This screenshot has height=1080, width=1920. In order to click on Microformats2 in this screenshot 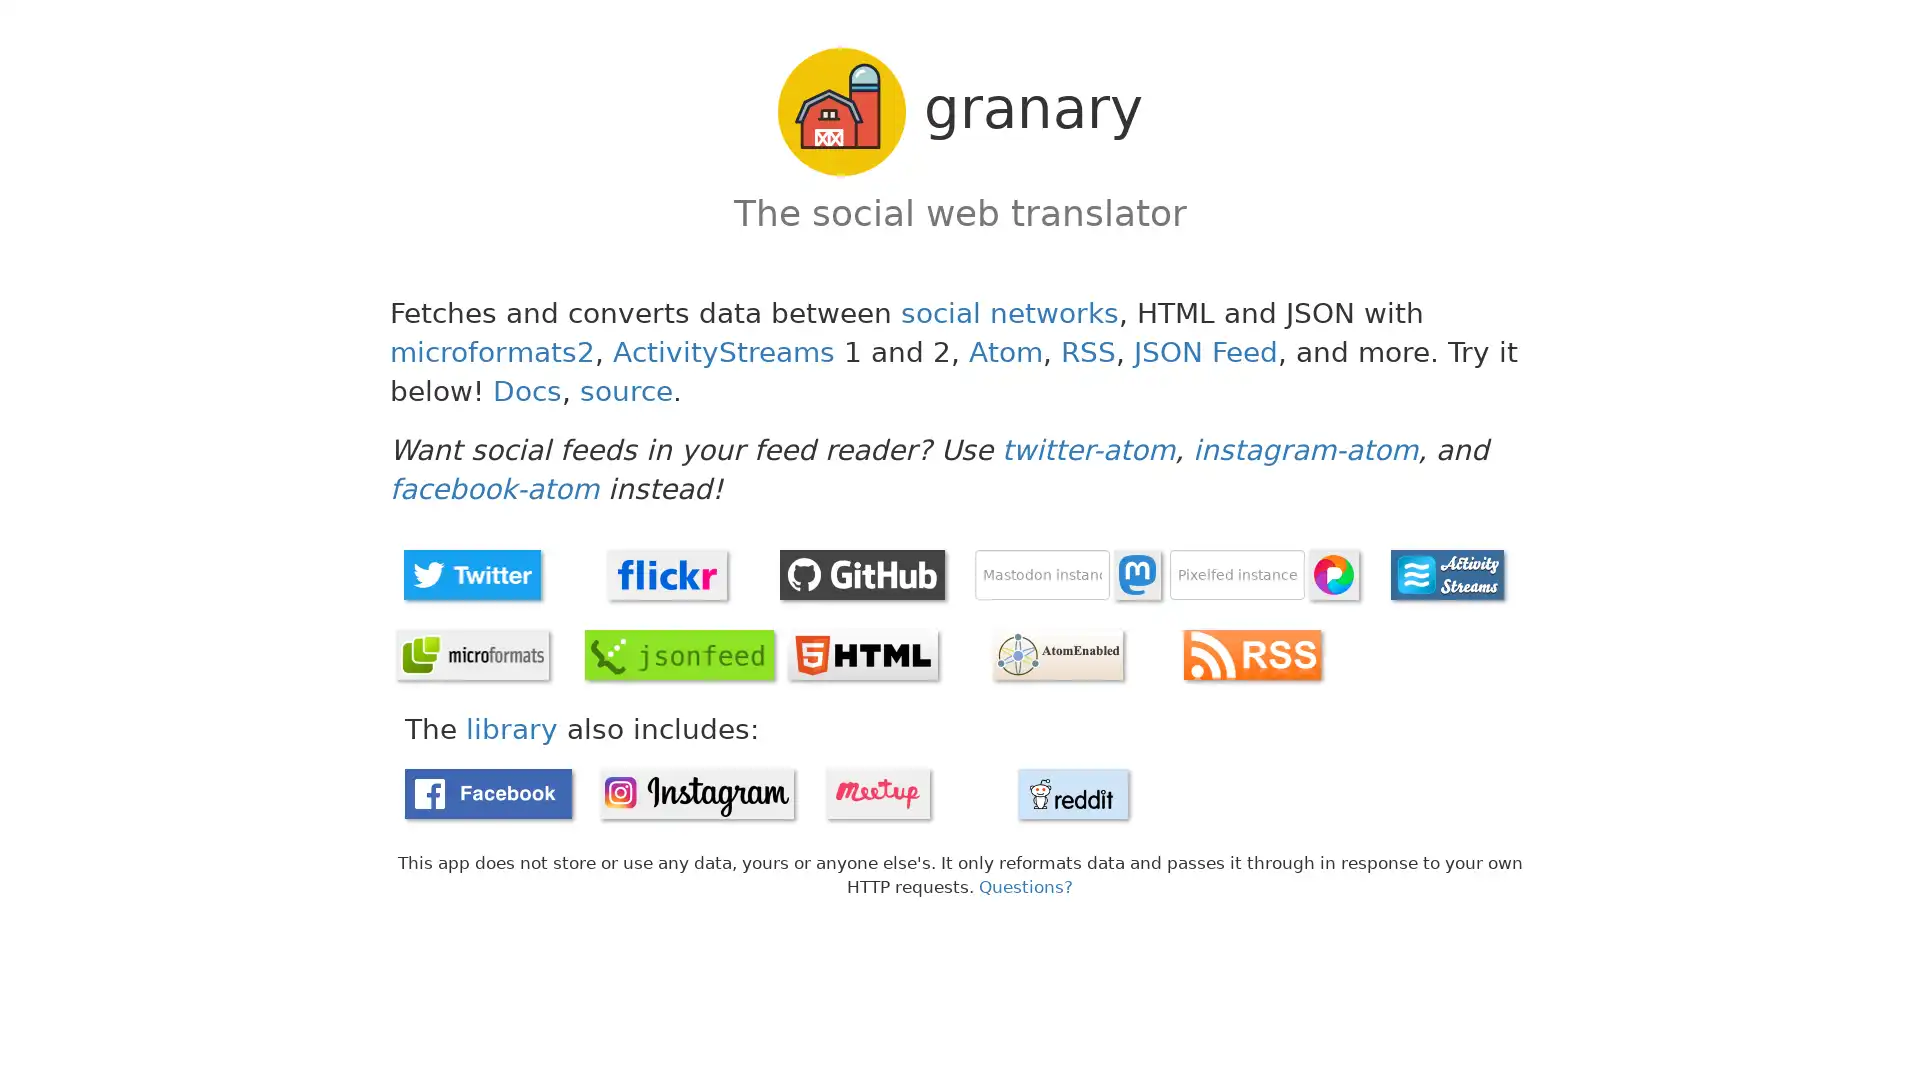, I will do `click(470, 654)`.